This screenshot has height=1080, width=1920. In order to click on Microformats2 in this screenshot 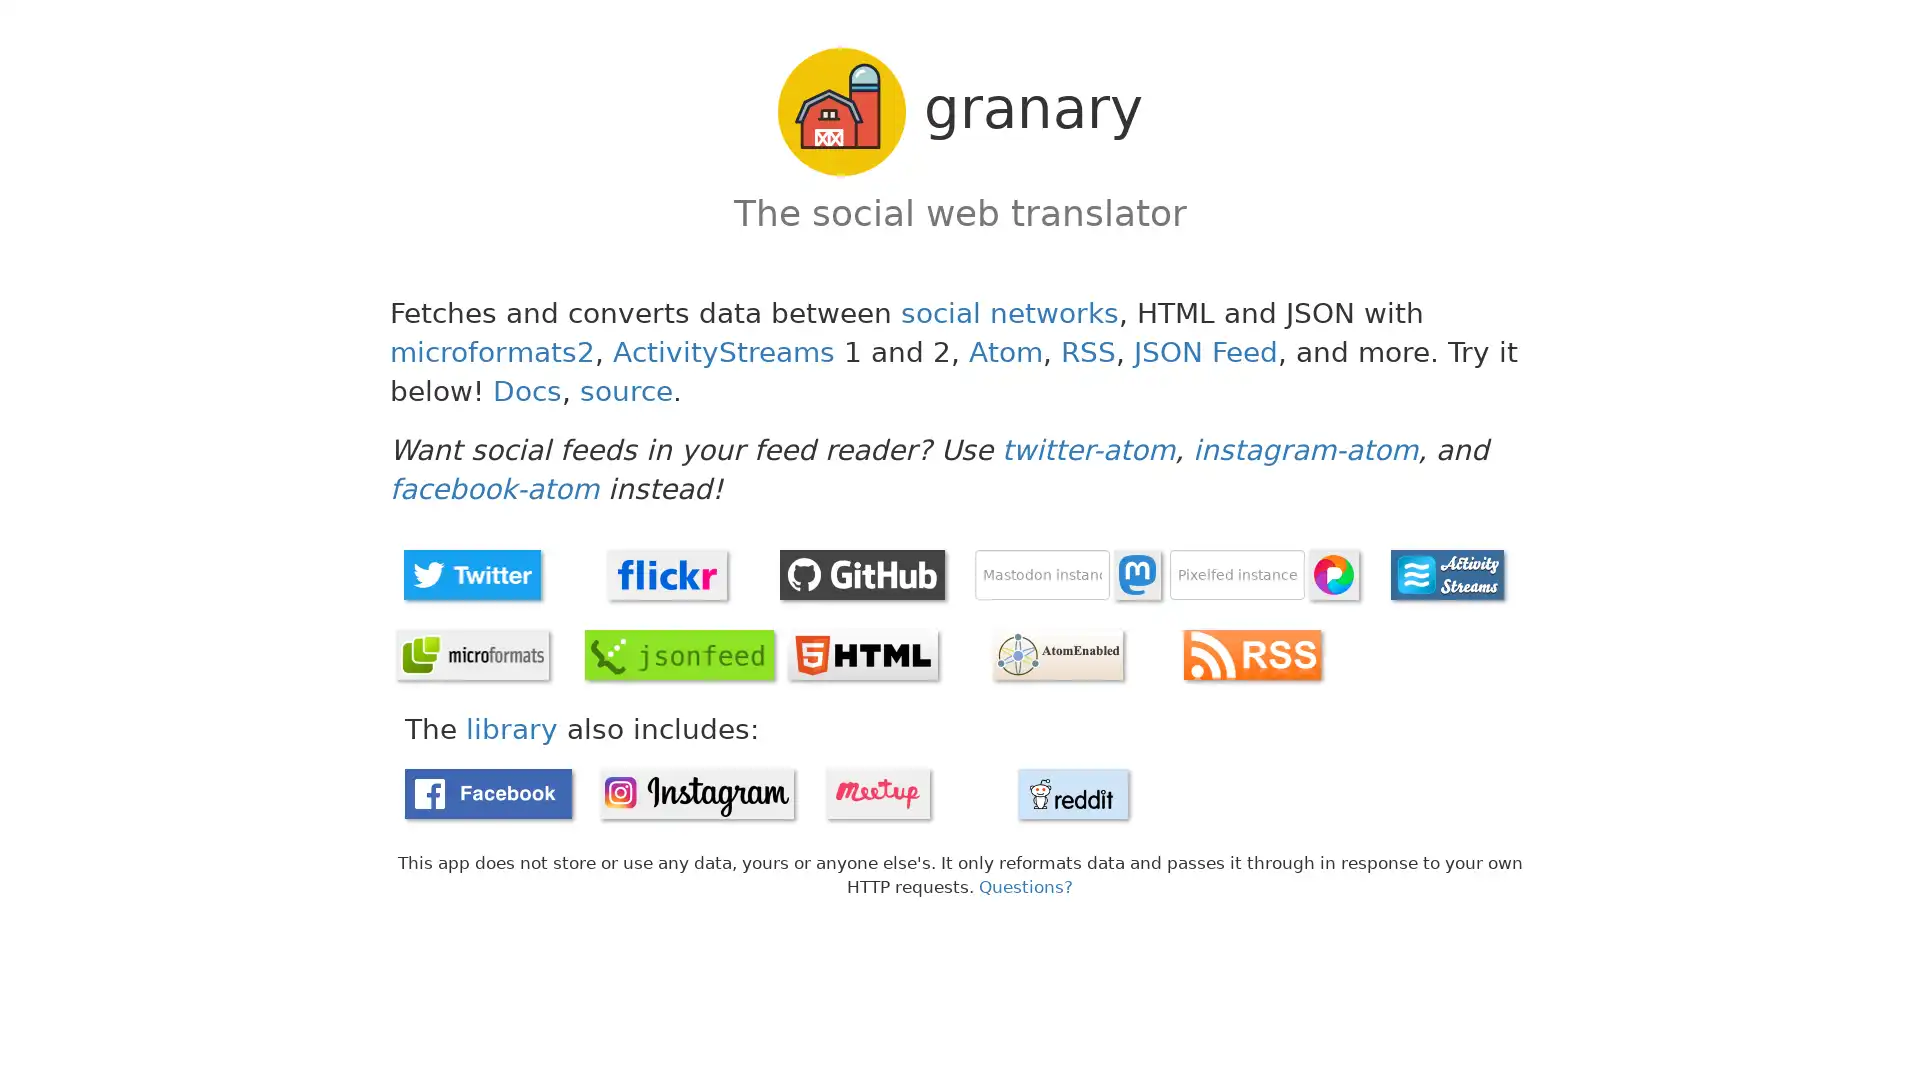, I will do `click(470, 654)`.